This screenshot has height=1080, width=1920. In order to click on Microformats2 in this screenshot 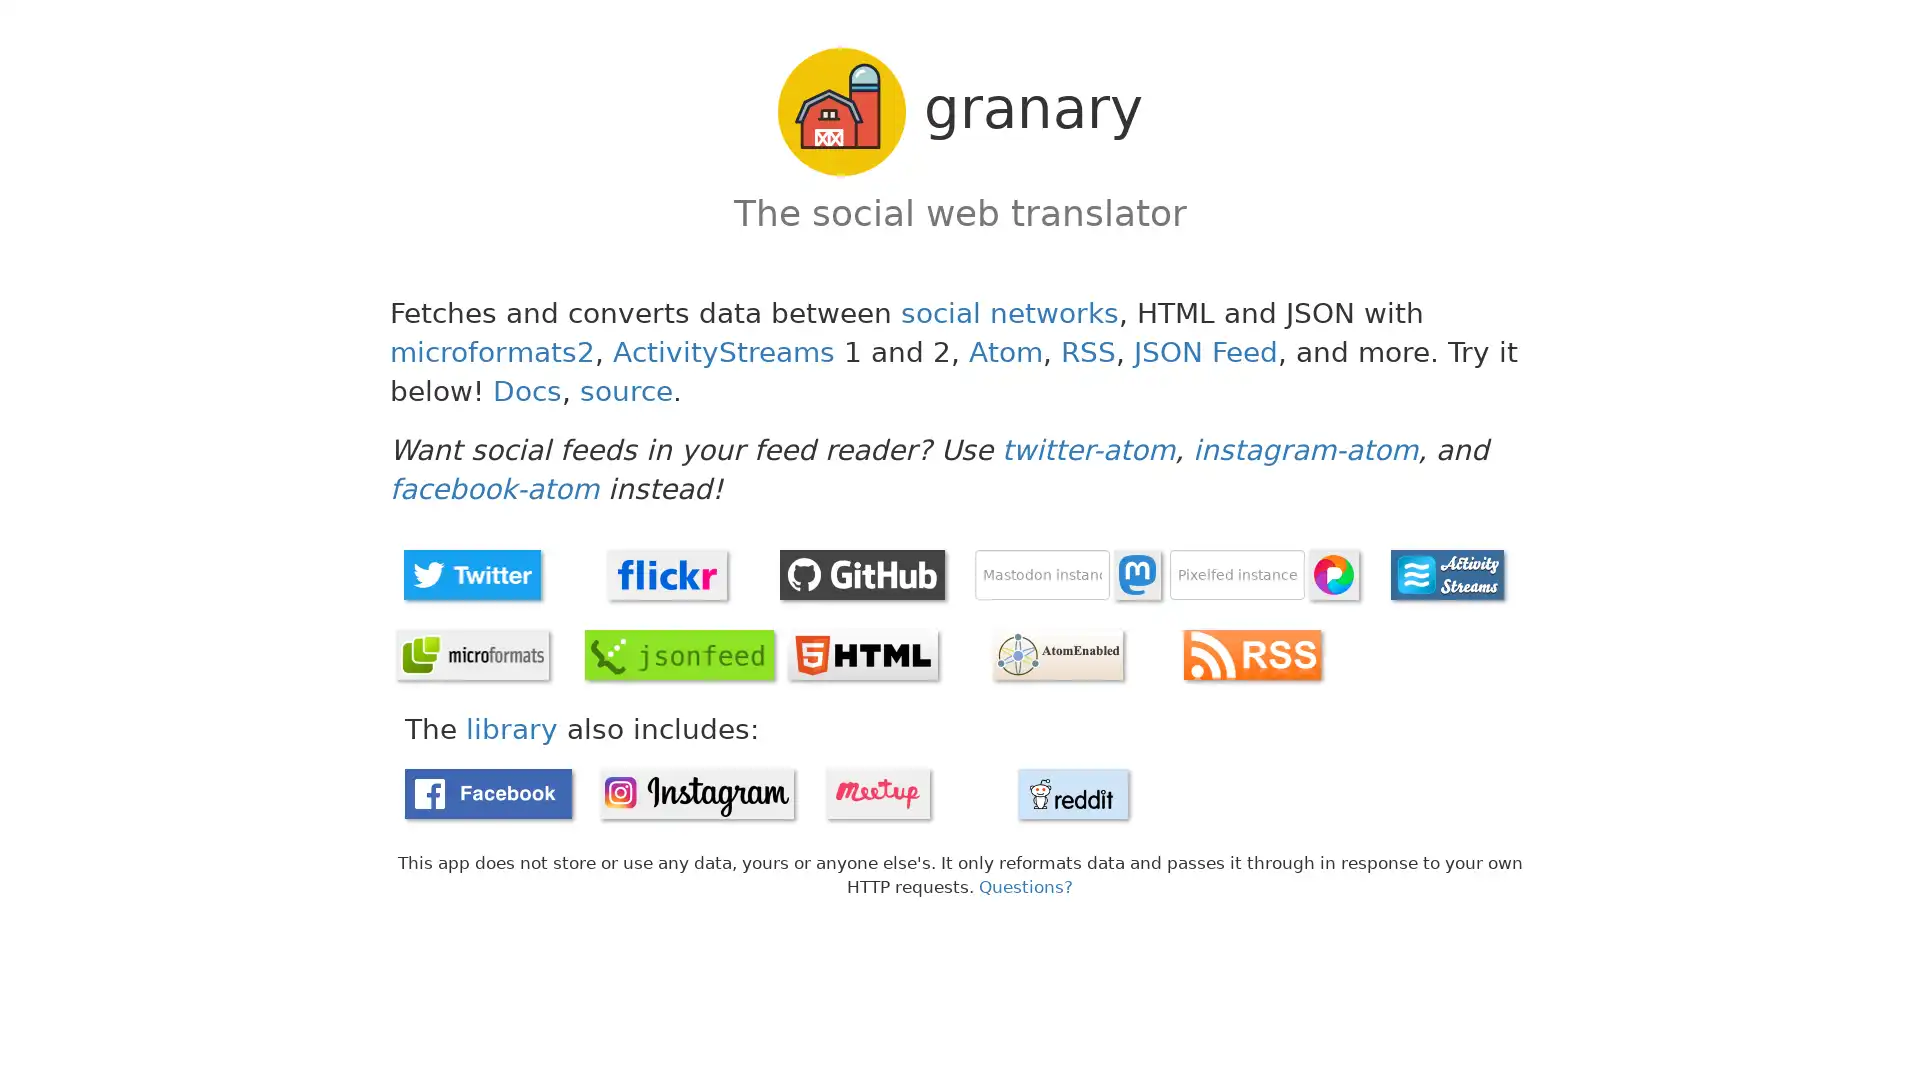, I will do `click(470, 654)`.